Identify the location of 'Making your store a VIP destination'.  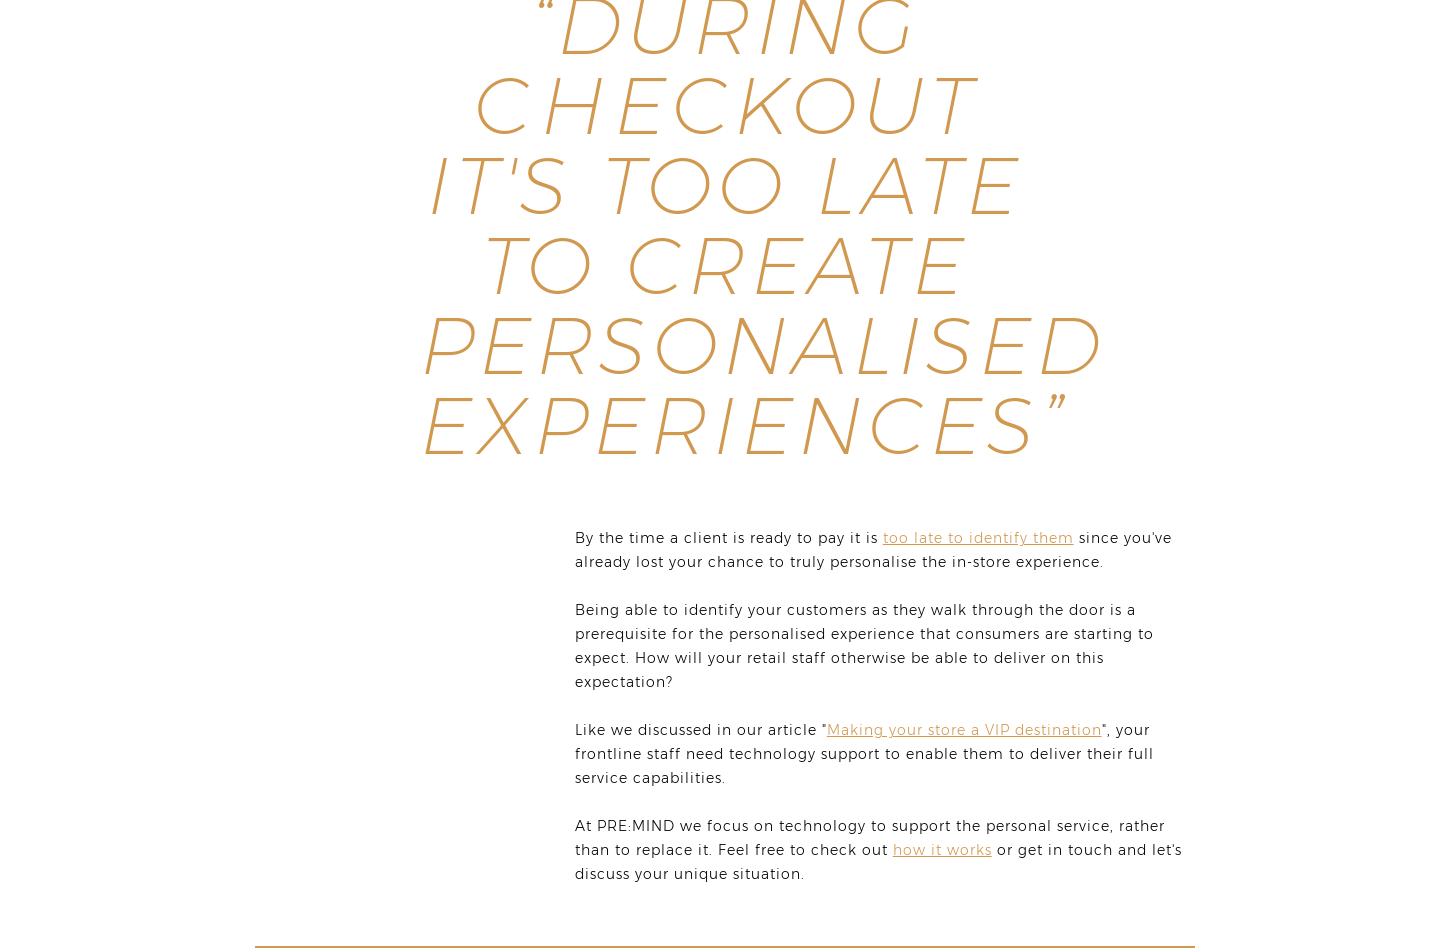
(962, 729).